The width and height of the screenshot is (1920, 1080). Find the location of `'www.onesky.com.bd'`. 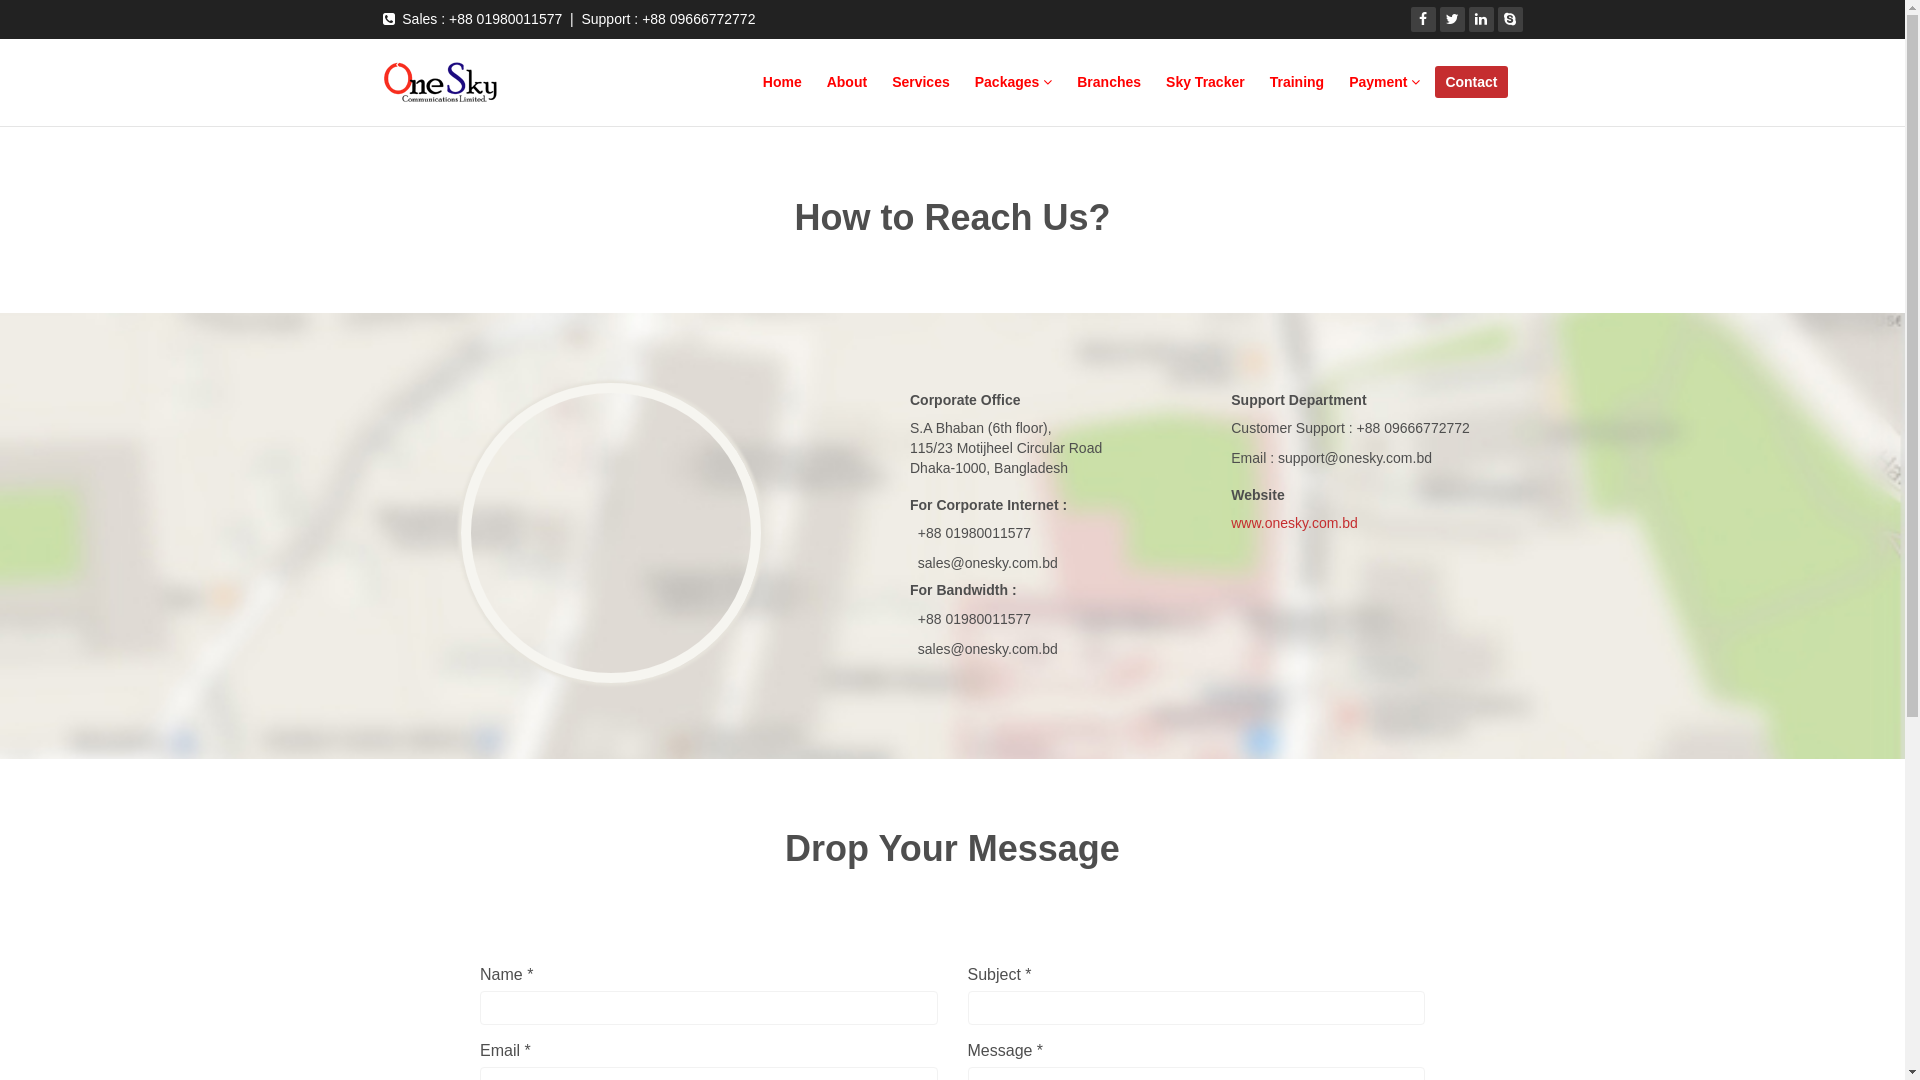

'www.onesky.com.bd' is located at coordinates (1294, 522).